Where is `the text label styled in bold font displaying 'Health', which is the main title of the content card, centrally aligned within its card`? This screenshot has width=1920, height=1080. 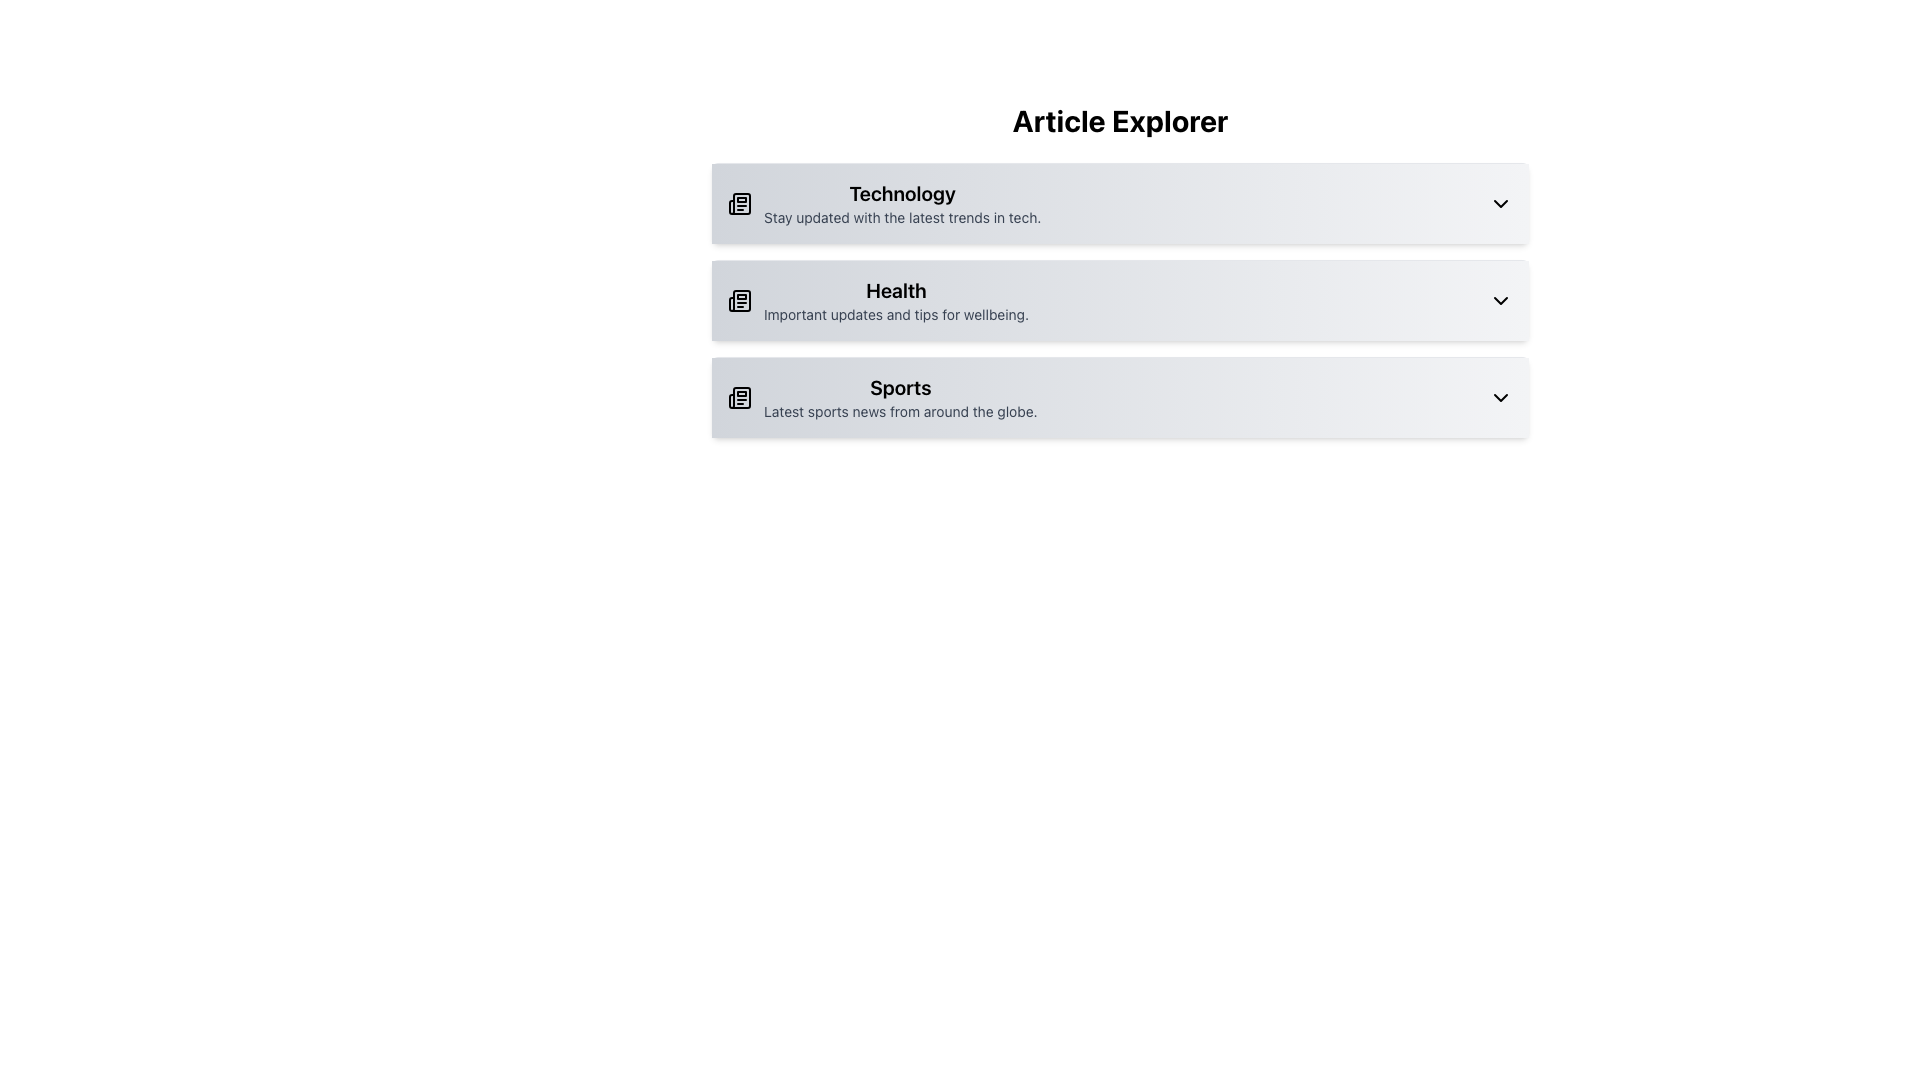
the text label styled in bold font displaying 'Health', which is the main title of the content card, centrally aligned within its card is located at coordinates (895, 290).